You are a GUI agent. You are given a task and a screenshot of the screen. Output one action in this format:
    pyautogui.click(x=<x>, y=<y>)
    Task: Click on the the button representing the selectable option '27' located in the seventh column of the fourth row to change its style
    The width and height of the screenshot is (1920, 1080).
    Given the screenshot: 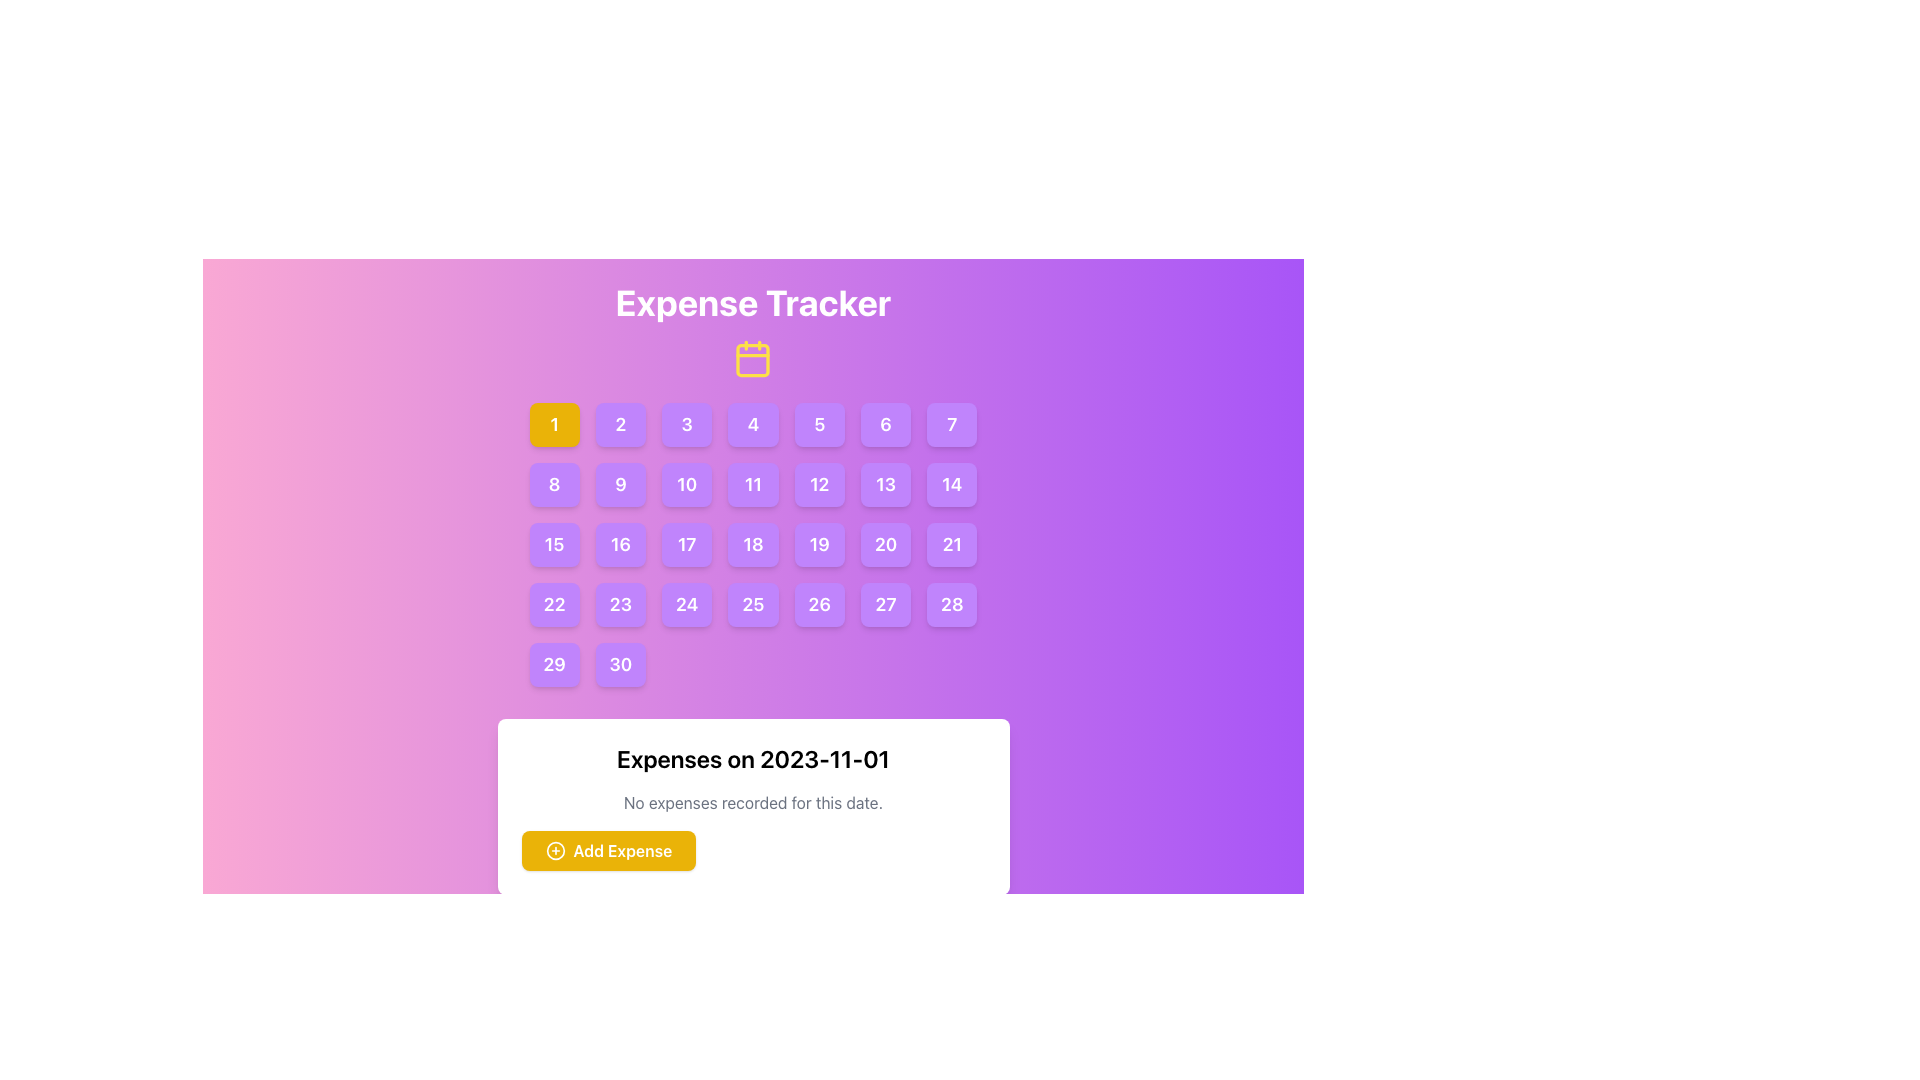 What is the action you would take?
    pyautogui.click(x=885, y=604)
    